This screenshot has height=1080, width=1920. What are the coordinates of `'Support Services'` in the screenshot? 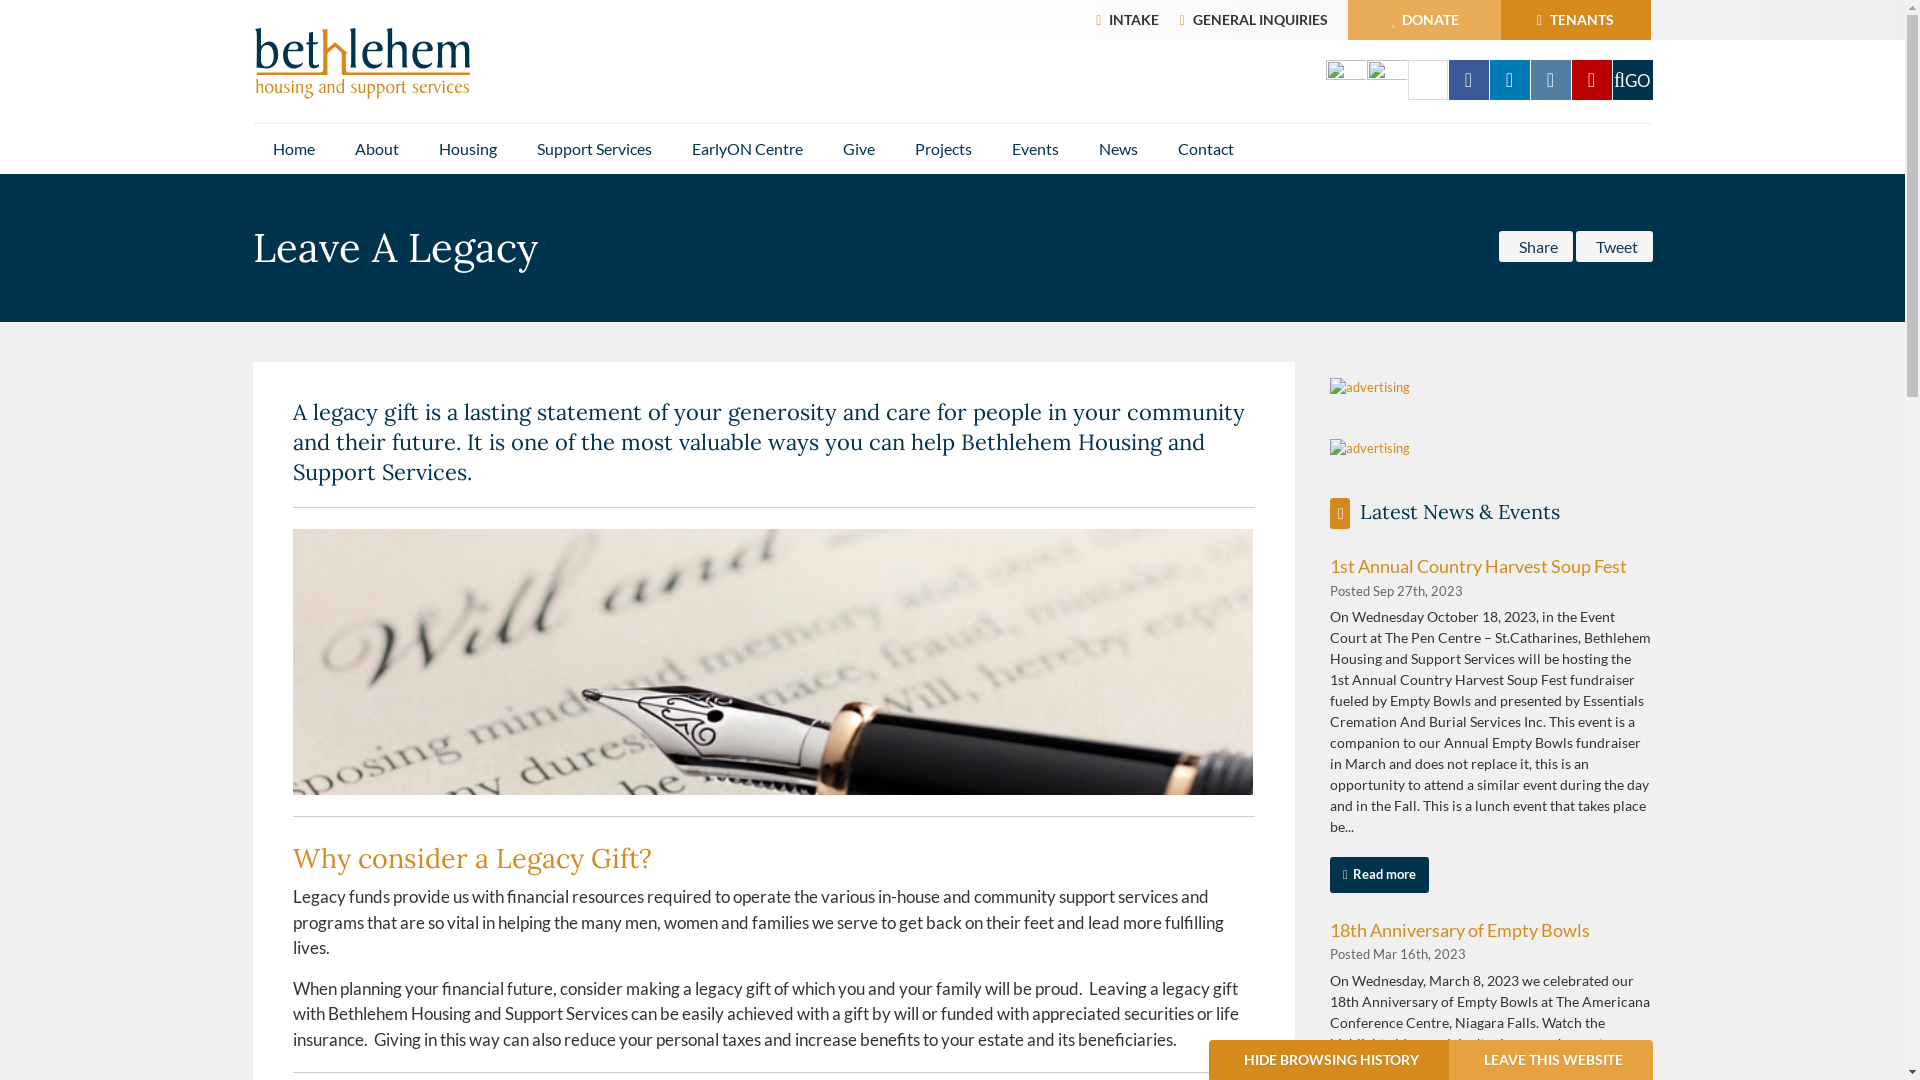 It's located at (592, 148).